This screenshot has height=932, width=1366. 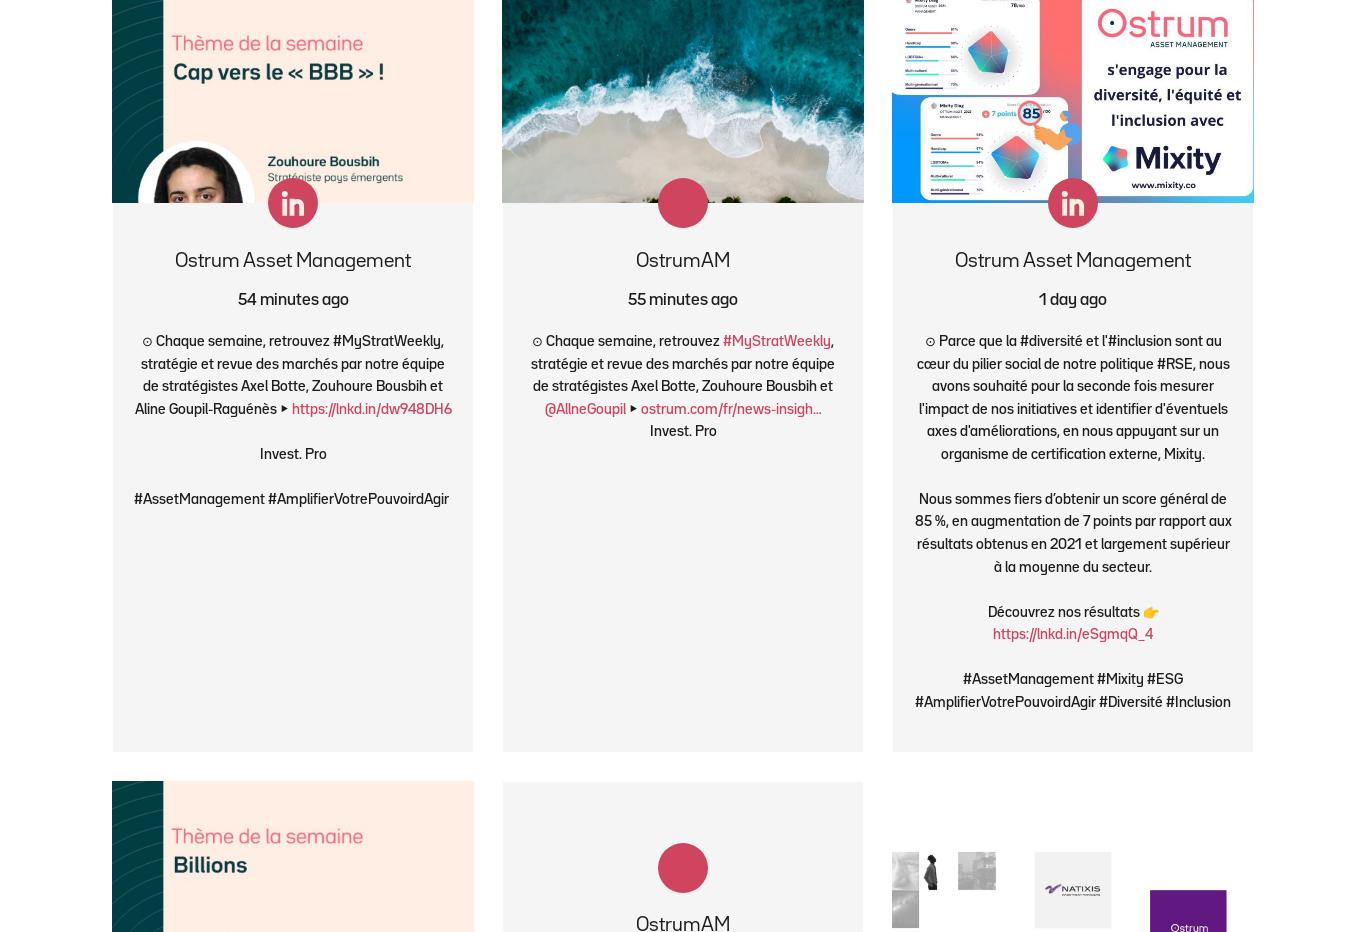 What do you see at coordinates (1071, 396) in the screenshot?
I see `'⊙ Parce que la #diversité et l'#inclusion sont au cœur du pilier social de notre politique #RSE, nous avons souhaité pour la seconde fois mesurer l'impact de nos initiatives et identifier d'éventuels axes d'améliorations, en nous appuyant sur un organisme de certification externe, Mixity.'` at bounding box center [1071, 396].